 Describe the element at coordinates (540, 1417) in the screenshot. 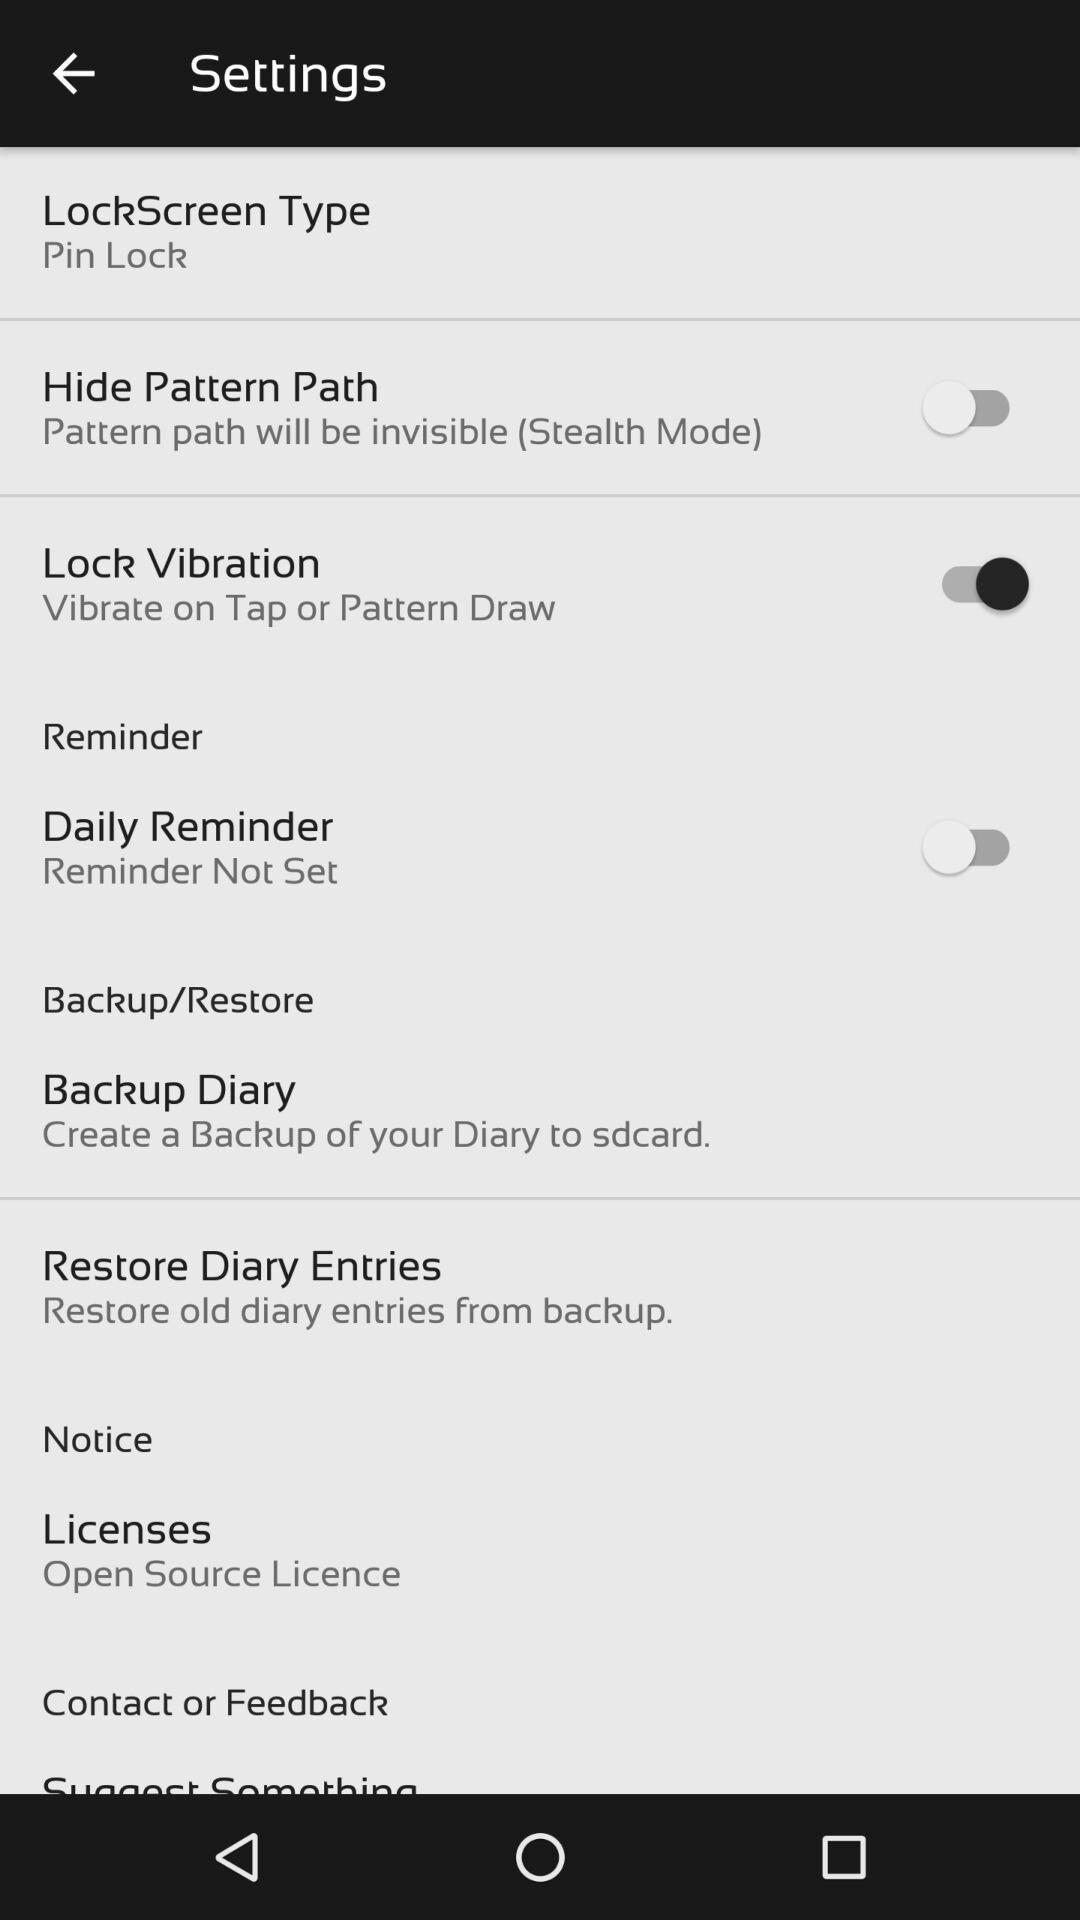

I see `notice` at that location.